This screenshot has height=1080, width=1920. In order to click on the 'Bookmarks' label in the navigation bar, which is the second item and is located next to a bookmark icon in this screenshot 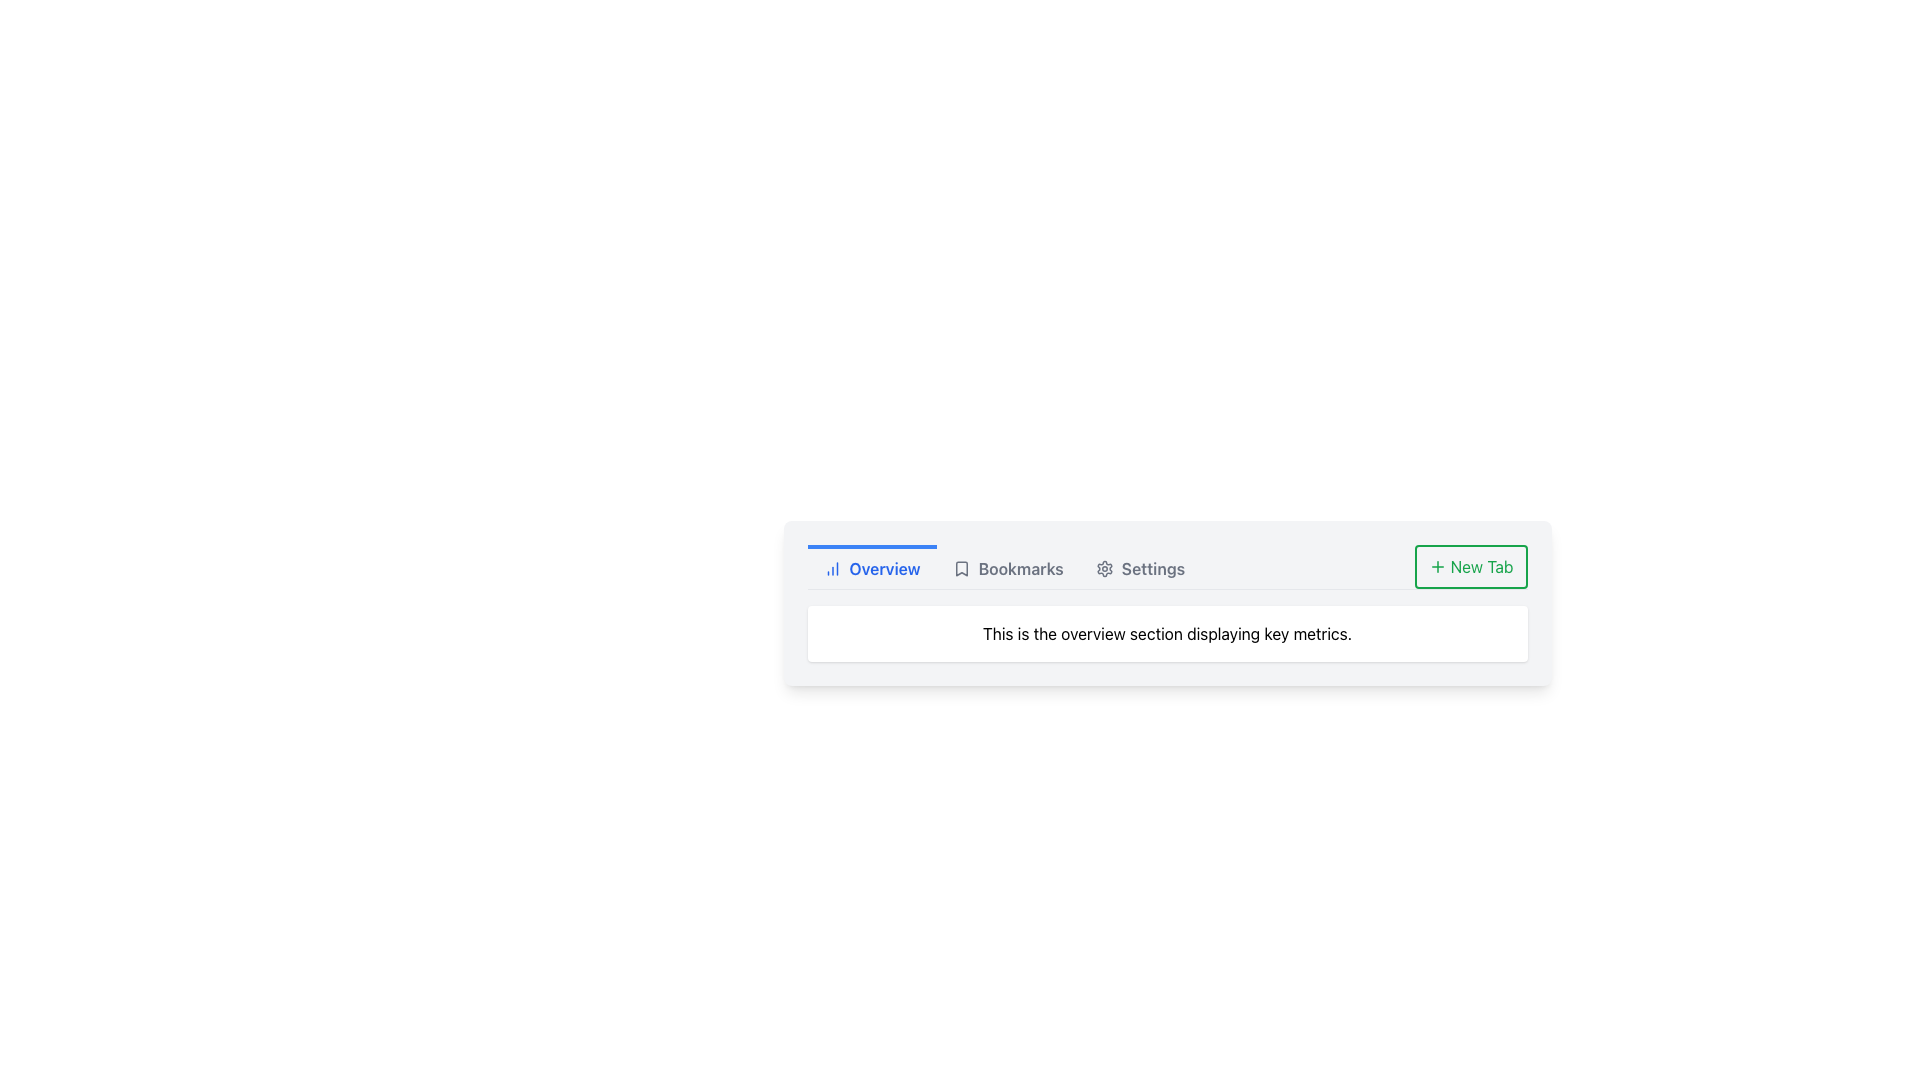, I will do `click(1021, 569)`.